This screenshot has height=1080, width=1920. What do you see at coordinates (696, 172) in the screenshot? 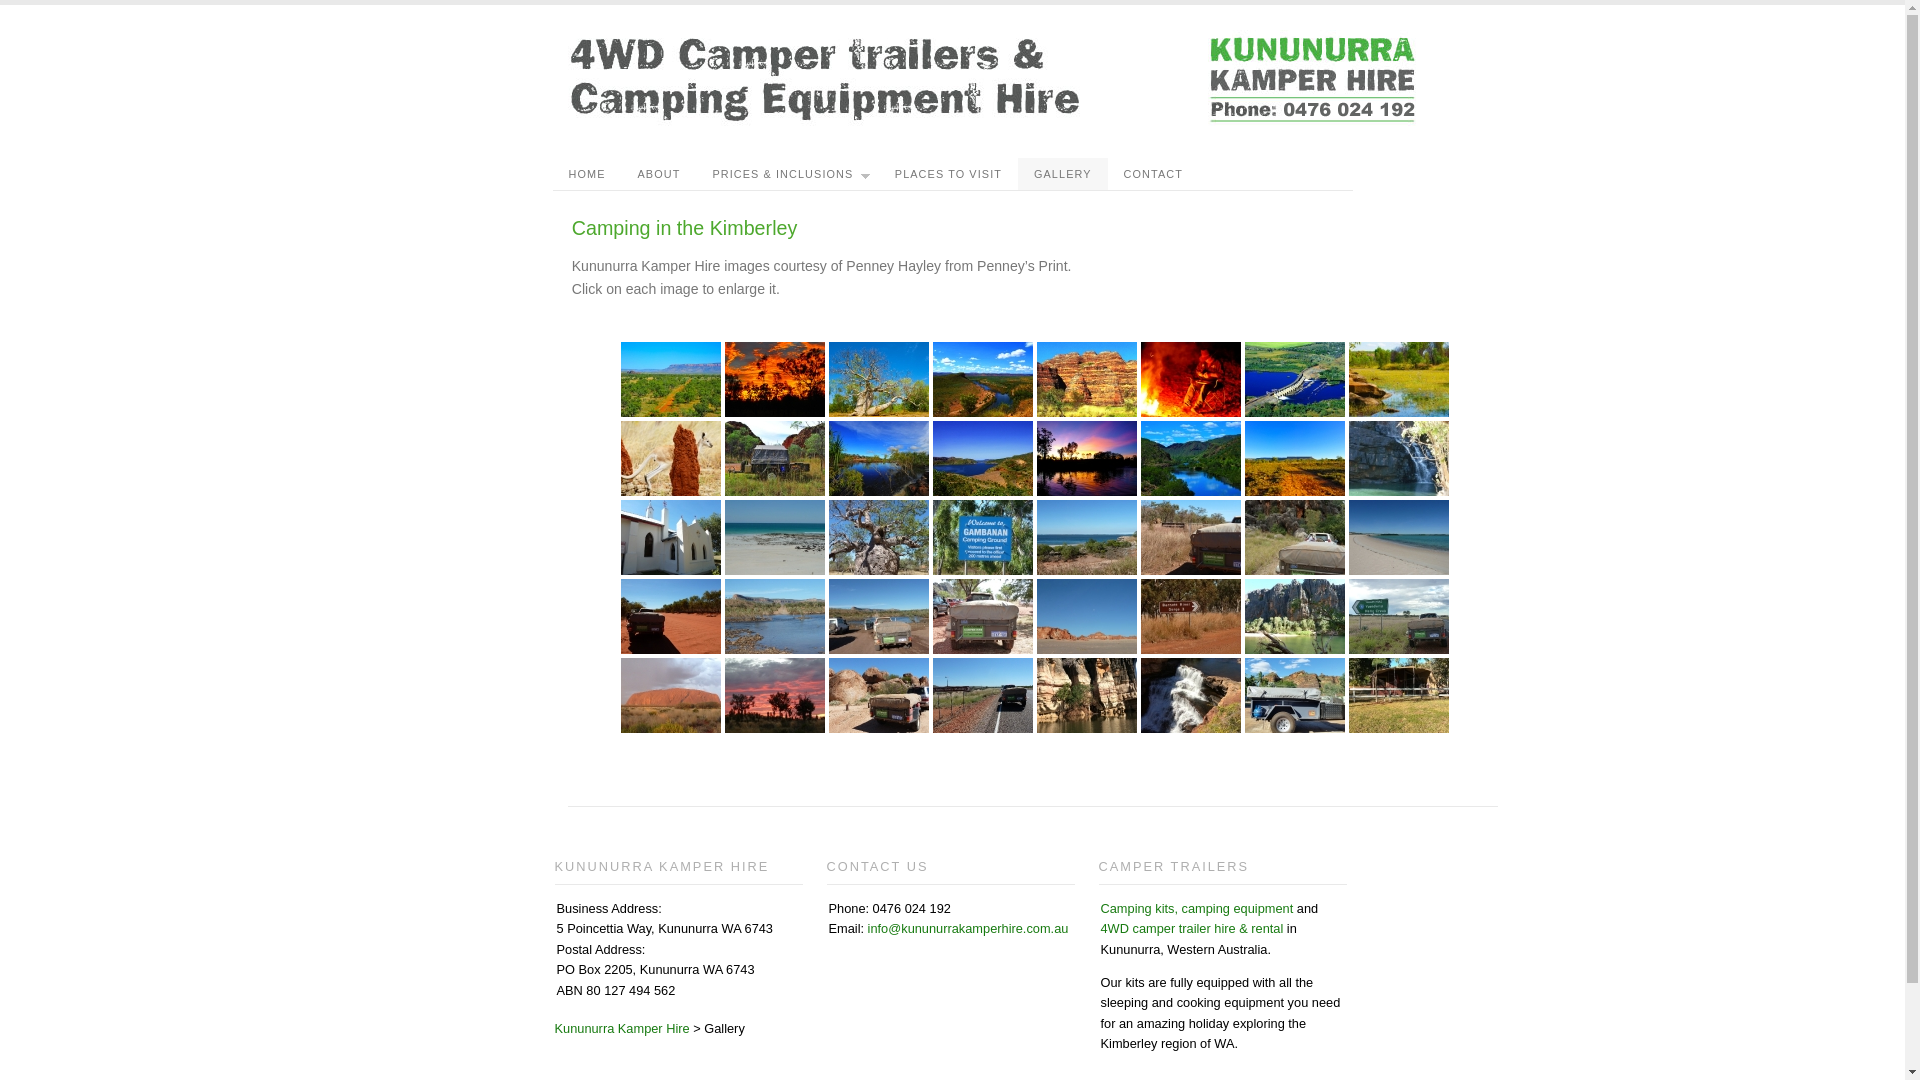
I see `'PRICES & INCLUSIONS'` at bounding box center [696, 172].